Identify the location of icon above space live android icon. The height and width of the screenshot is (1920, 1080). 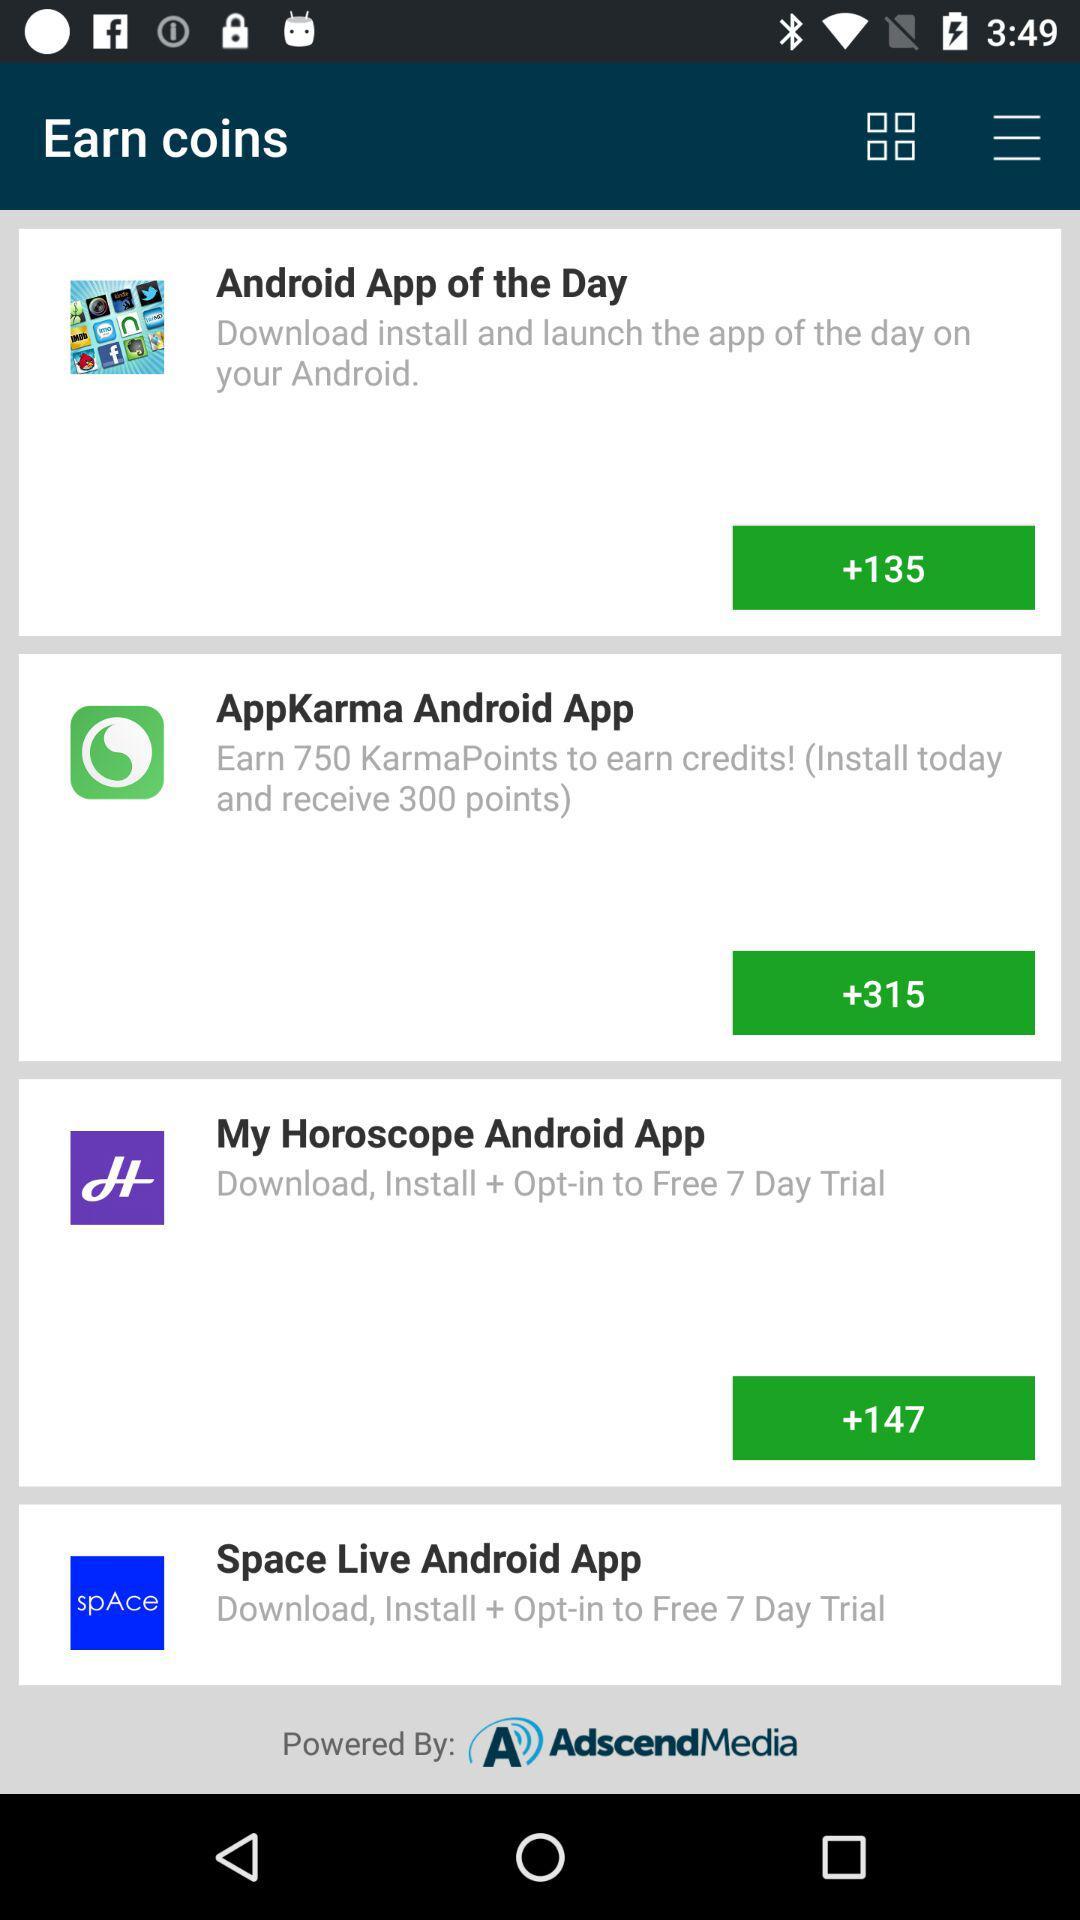
(882, 1417).